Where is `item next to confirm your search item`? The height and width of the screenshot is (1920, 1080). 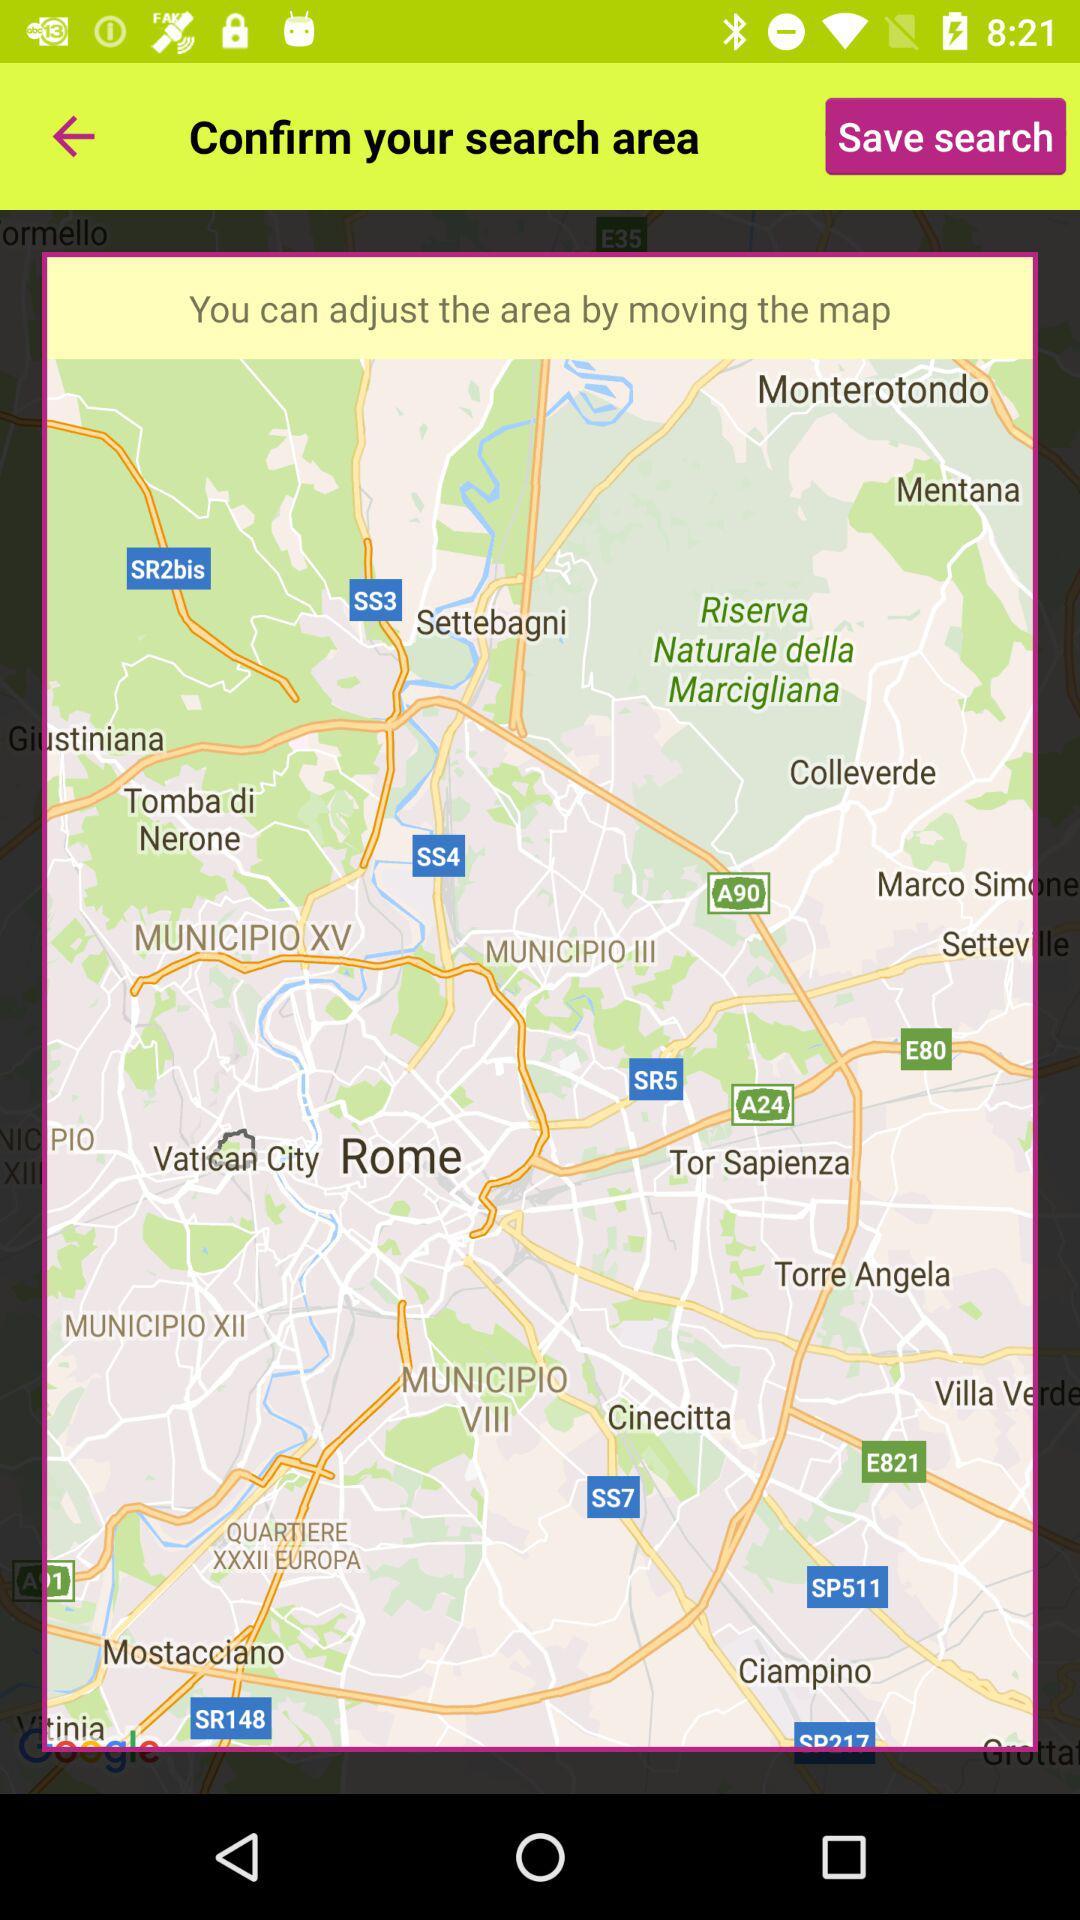
item next to confirm your search item is located at coordinates (945, 135).